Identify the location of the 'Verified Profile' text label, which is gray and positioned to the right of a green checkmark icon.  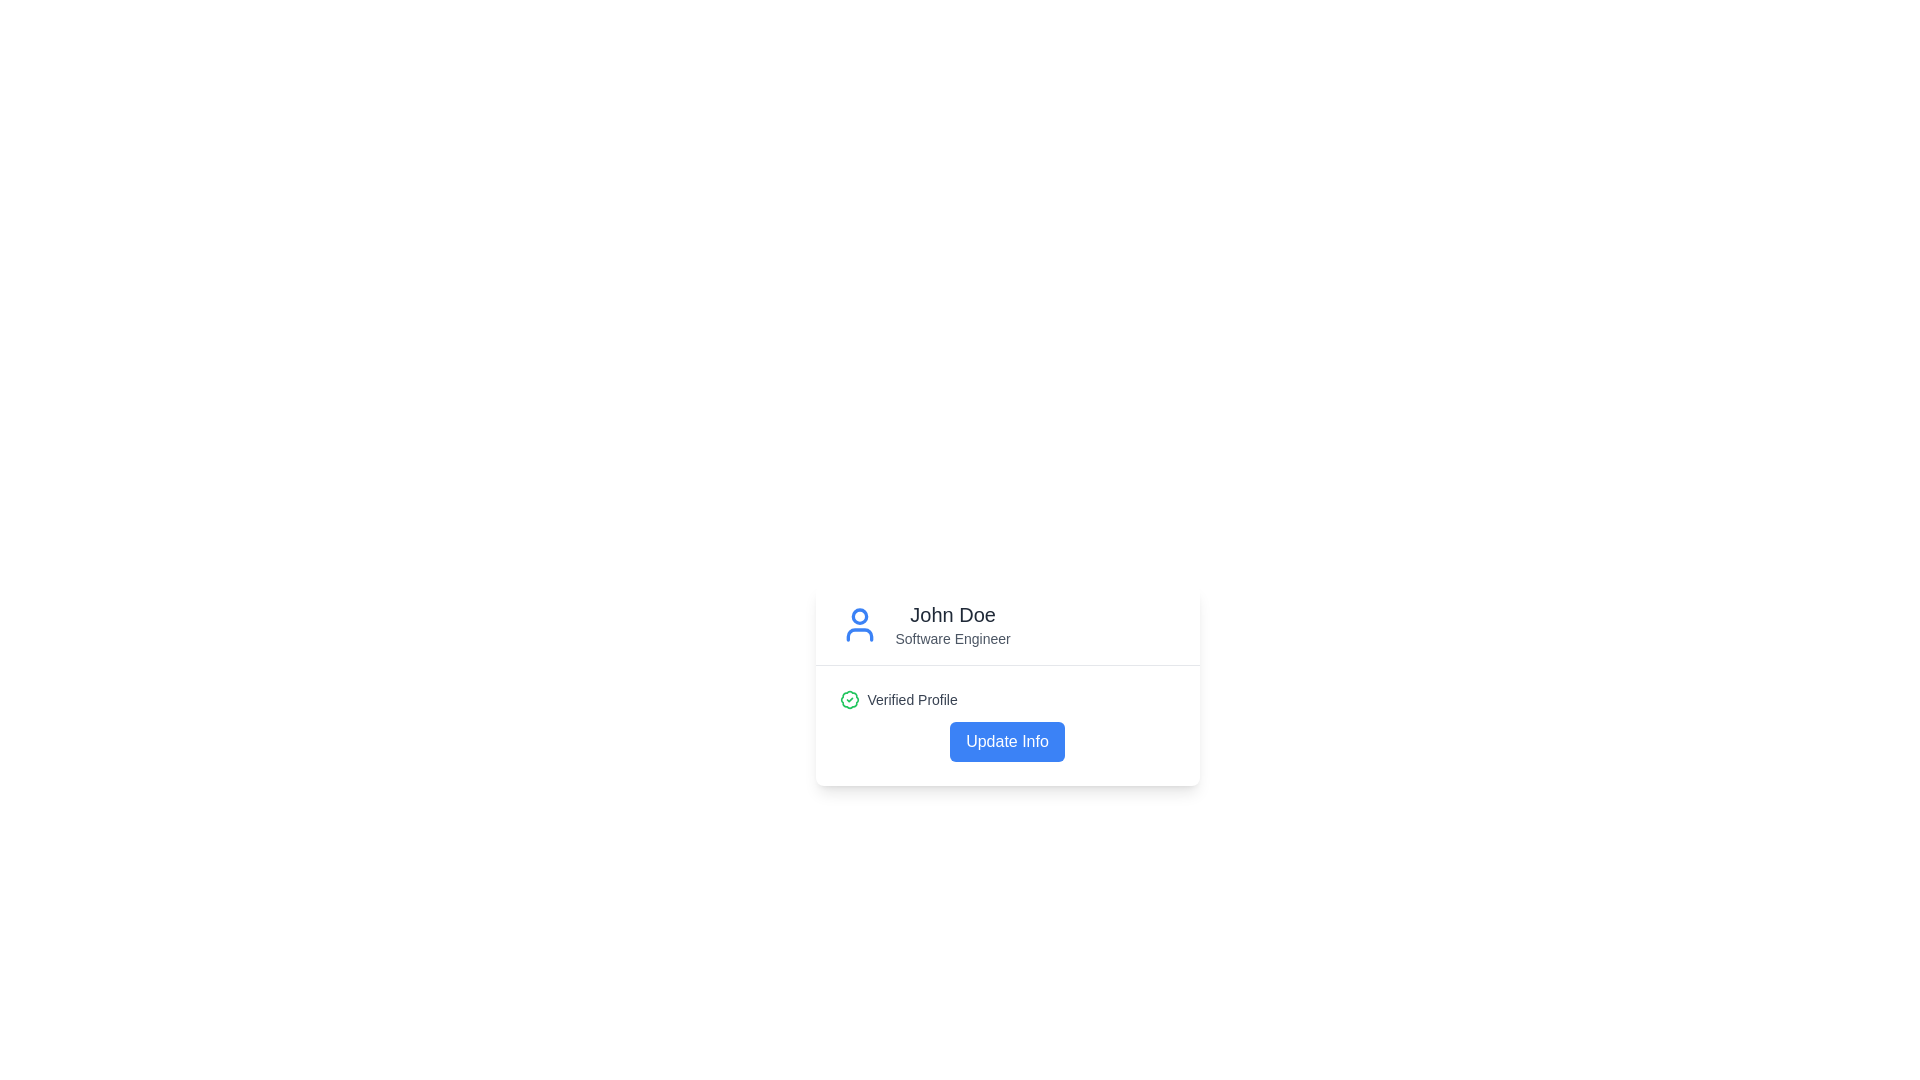
(911, 698).